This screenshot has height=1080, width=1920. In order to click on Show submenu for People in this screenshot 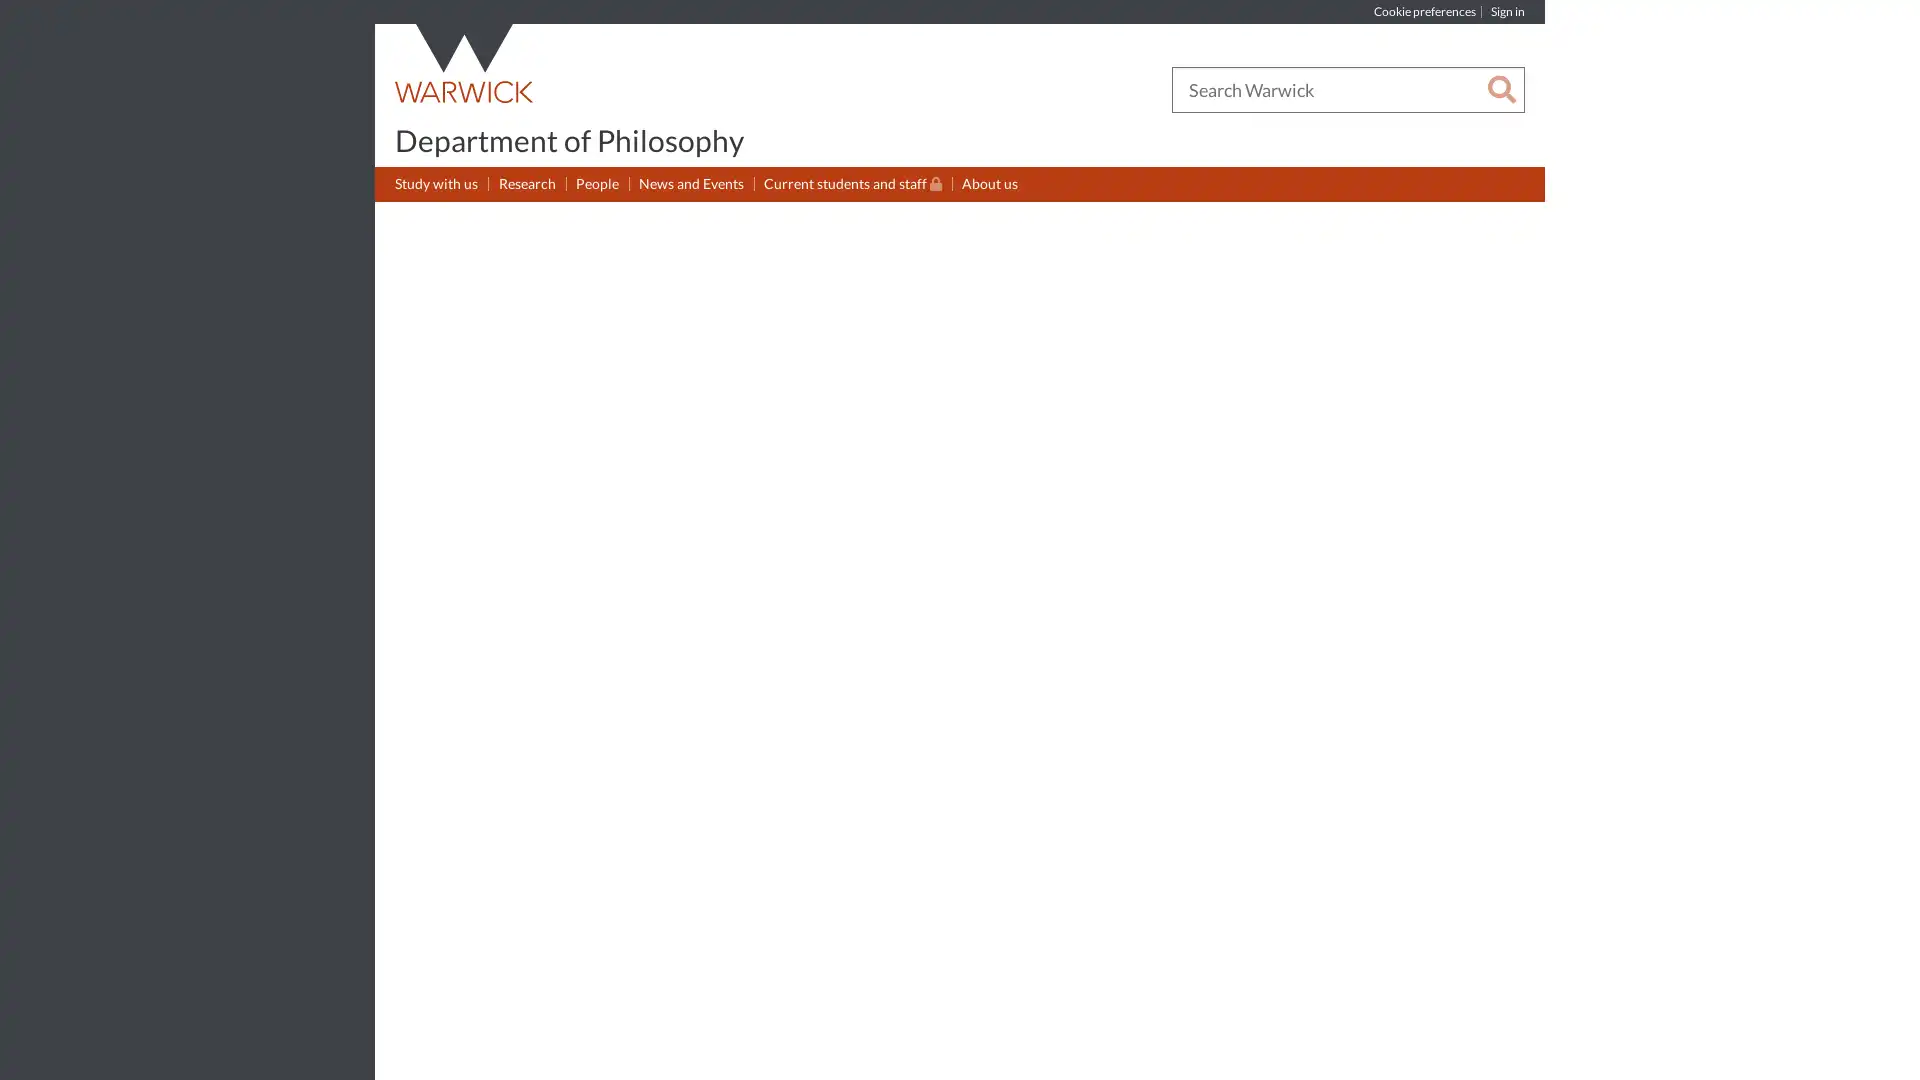, I will do `click(579, 172)`.